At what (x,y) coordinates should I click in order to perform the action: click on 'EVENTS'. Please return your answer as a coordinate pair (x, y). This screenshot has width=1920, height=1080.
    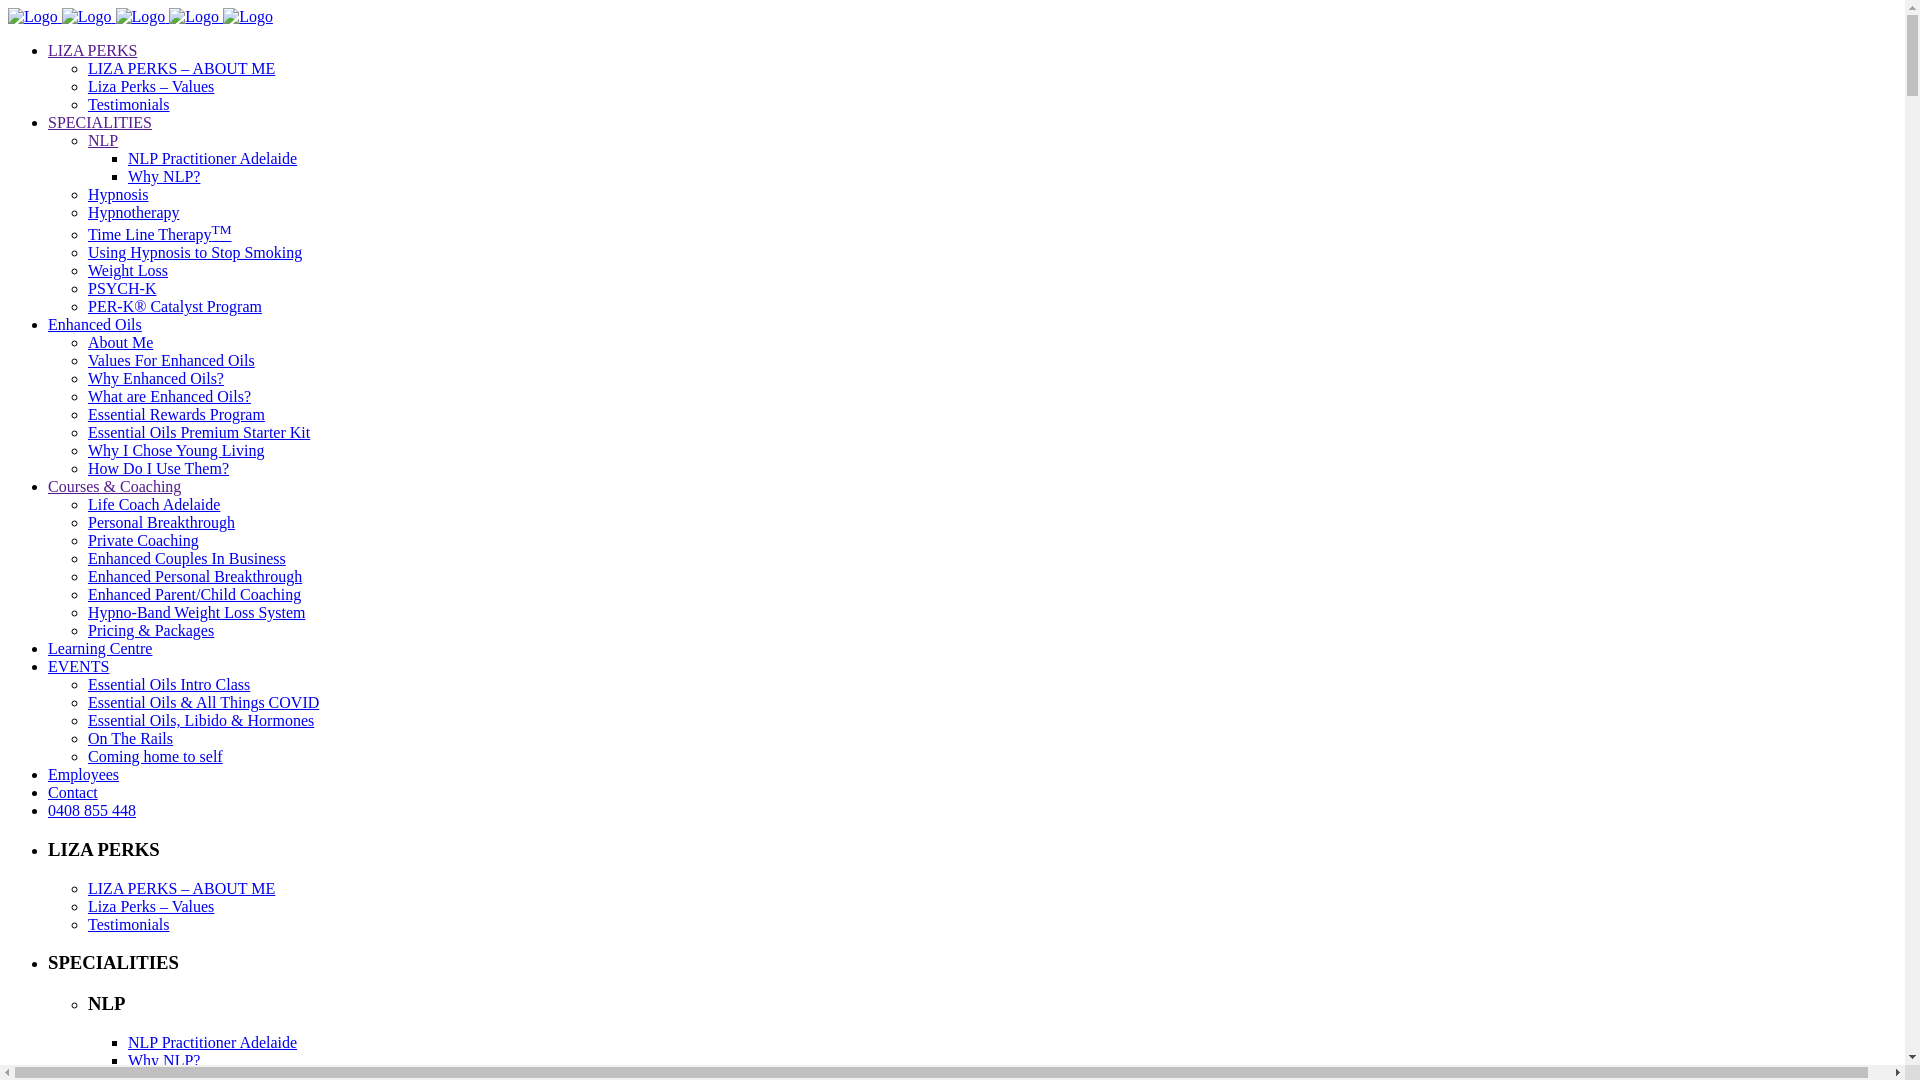
    Looking at the image, I should click on (78, 666).